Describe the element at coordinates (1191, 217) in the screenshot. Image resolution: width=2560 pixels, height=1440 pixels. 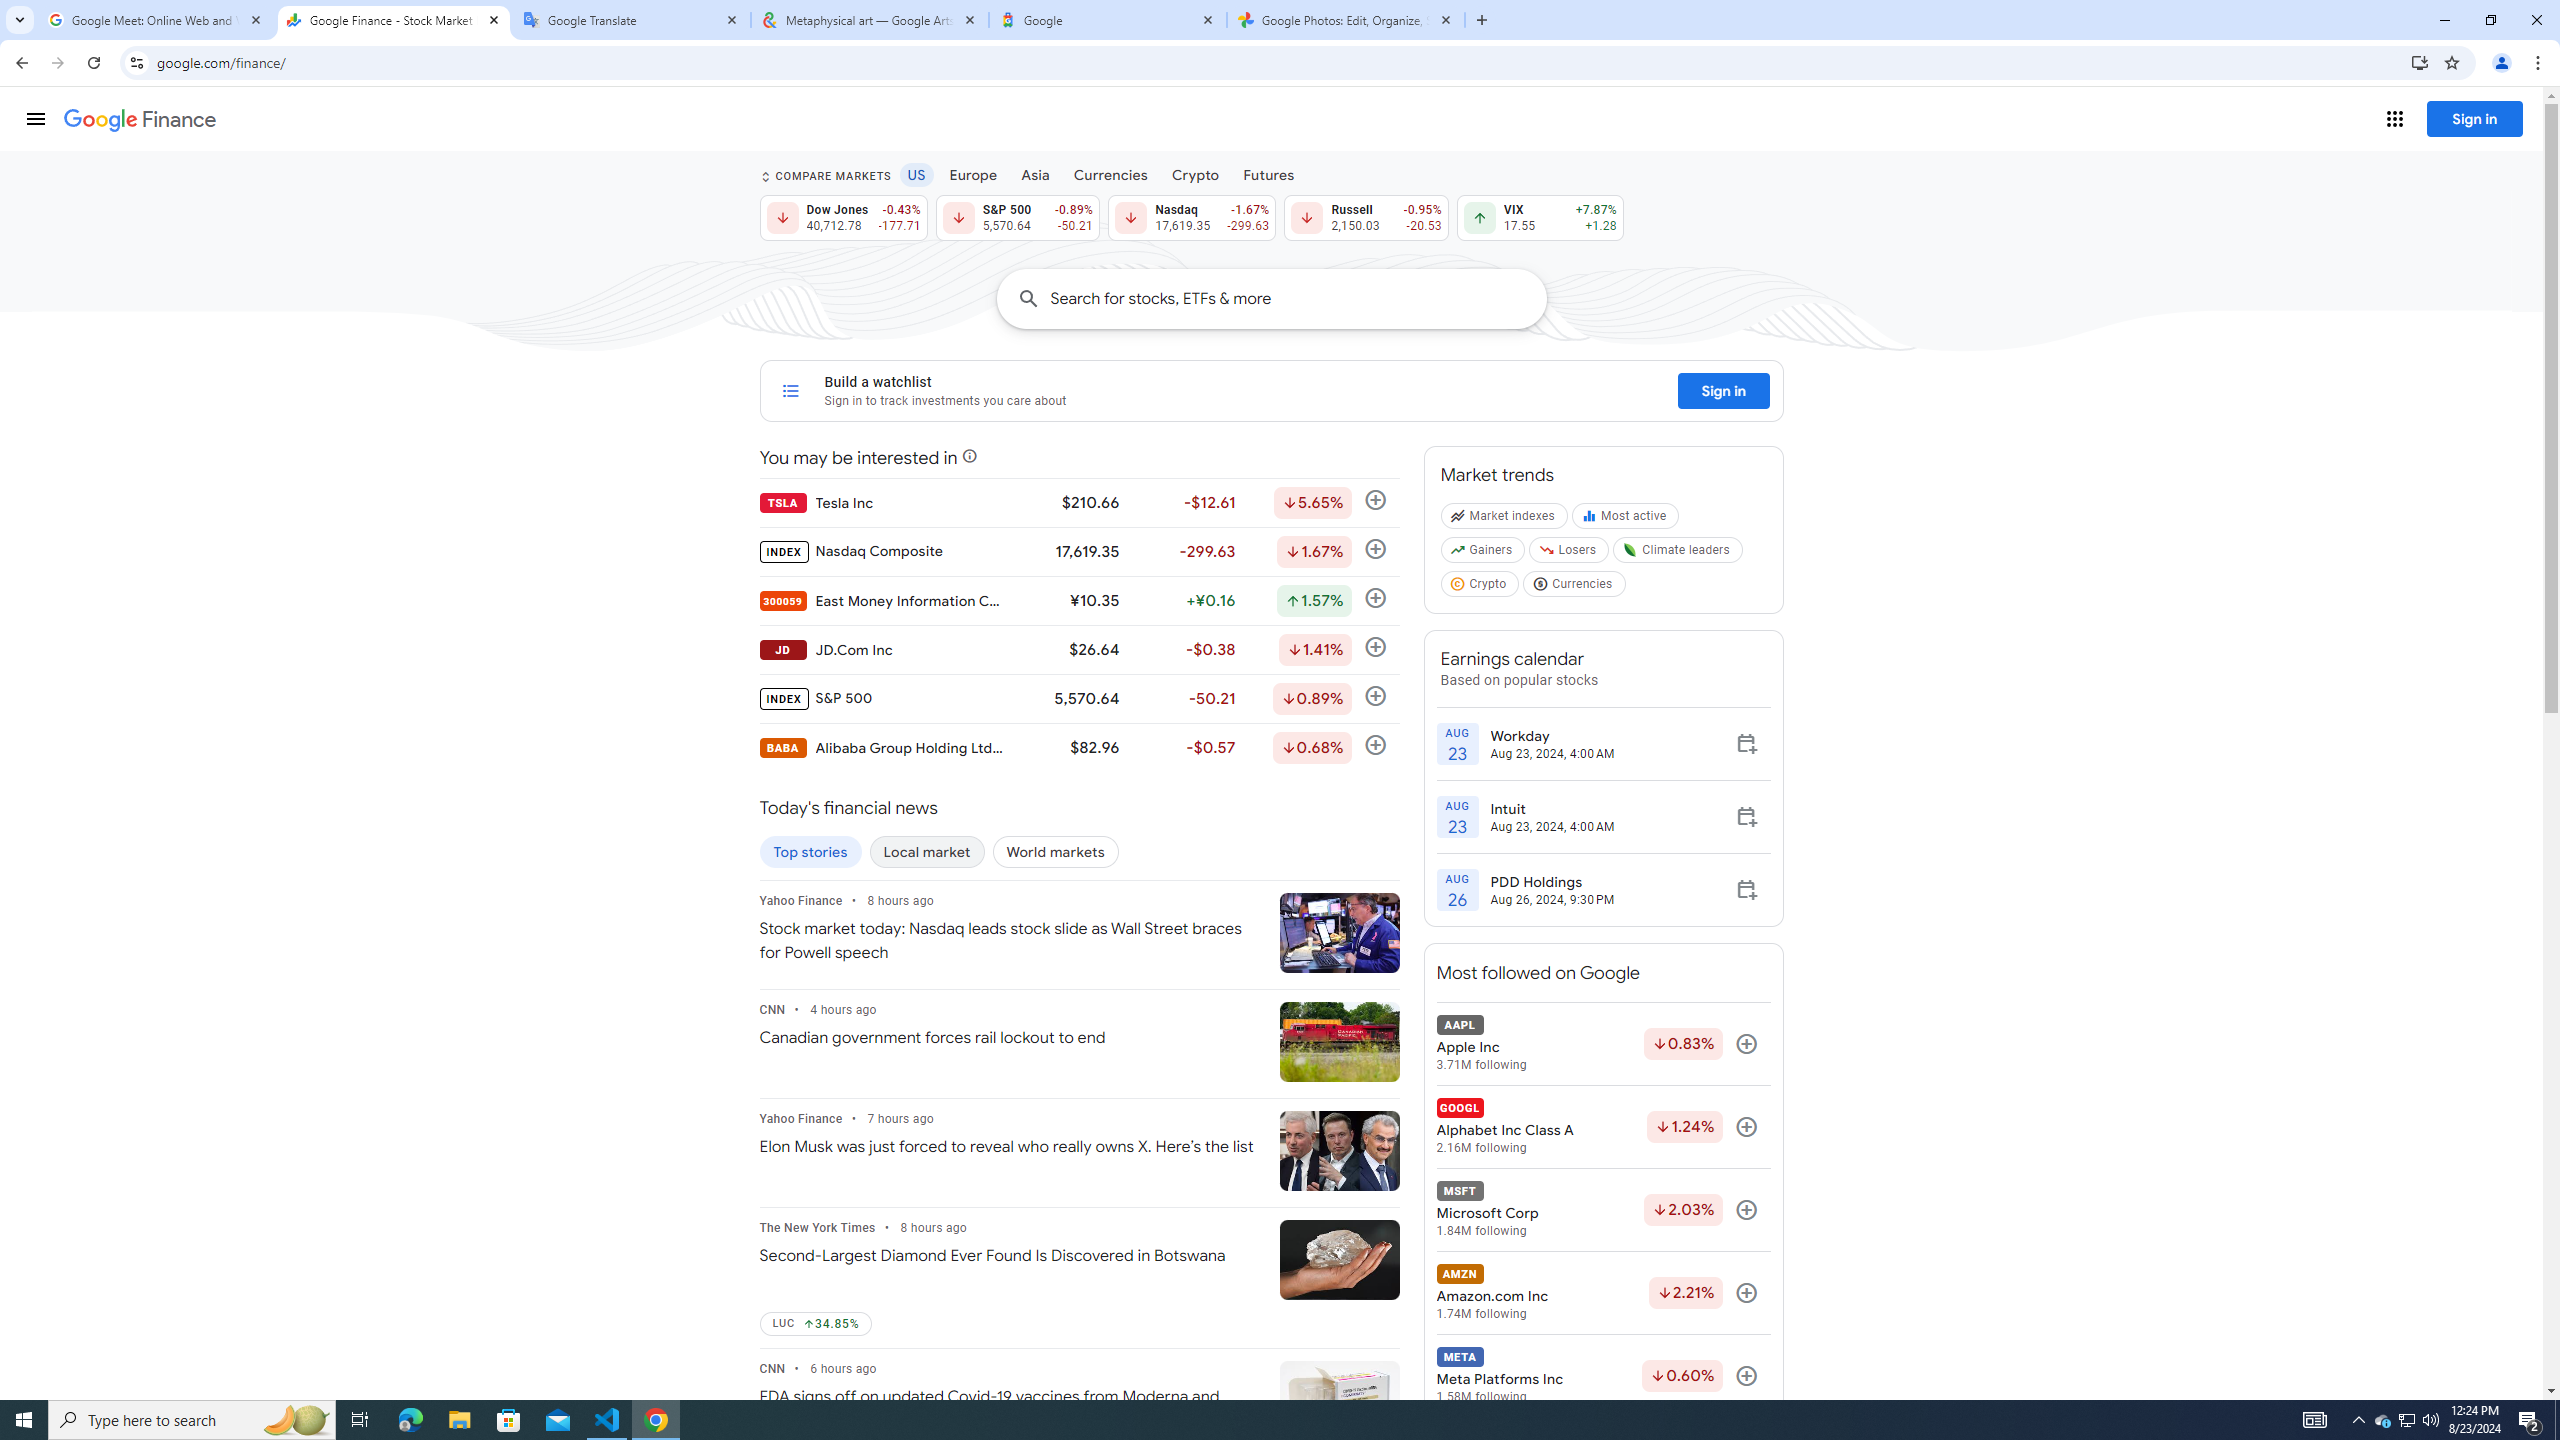
I see `'Nasdaq 17,619.35 Down by 1.67% -299.63'` at that location.